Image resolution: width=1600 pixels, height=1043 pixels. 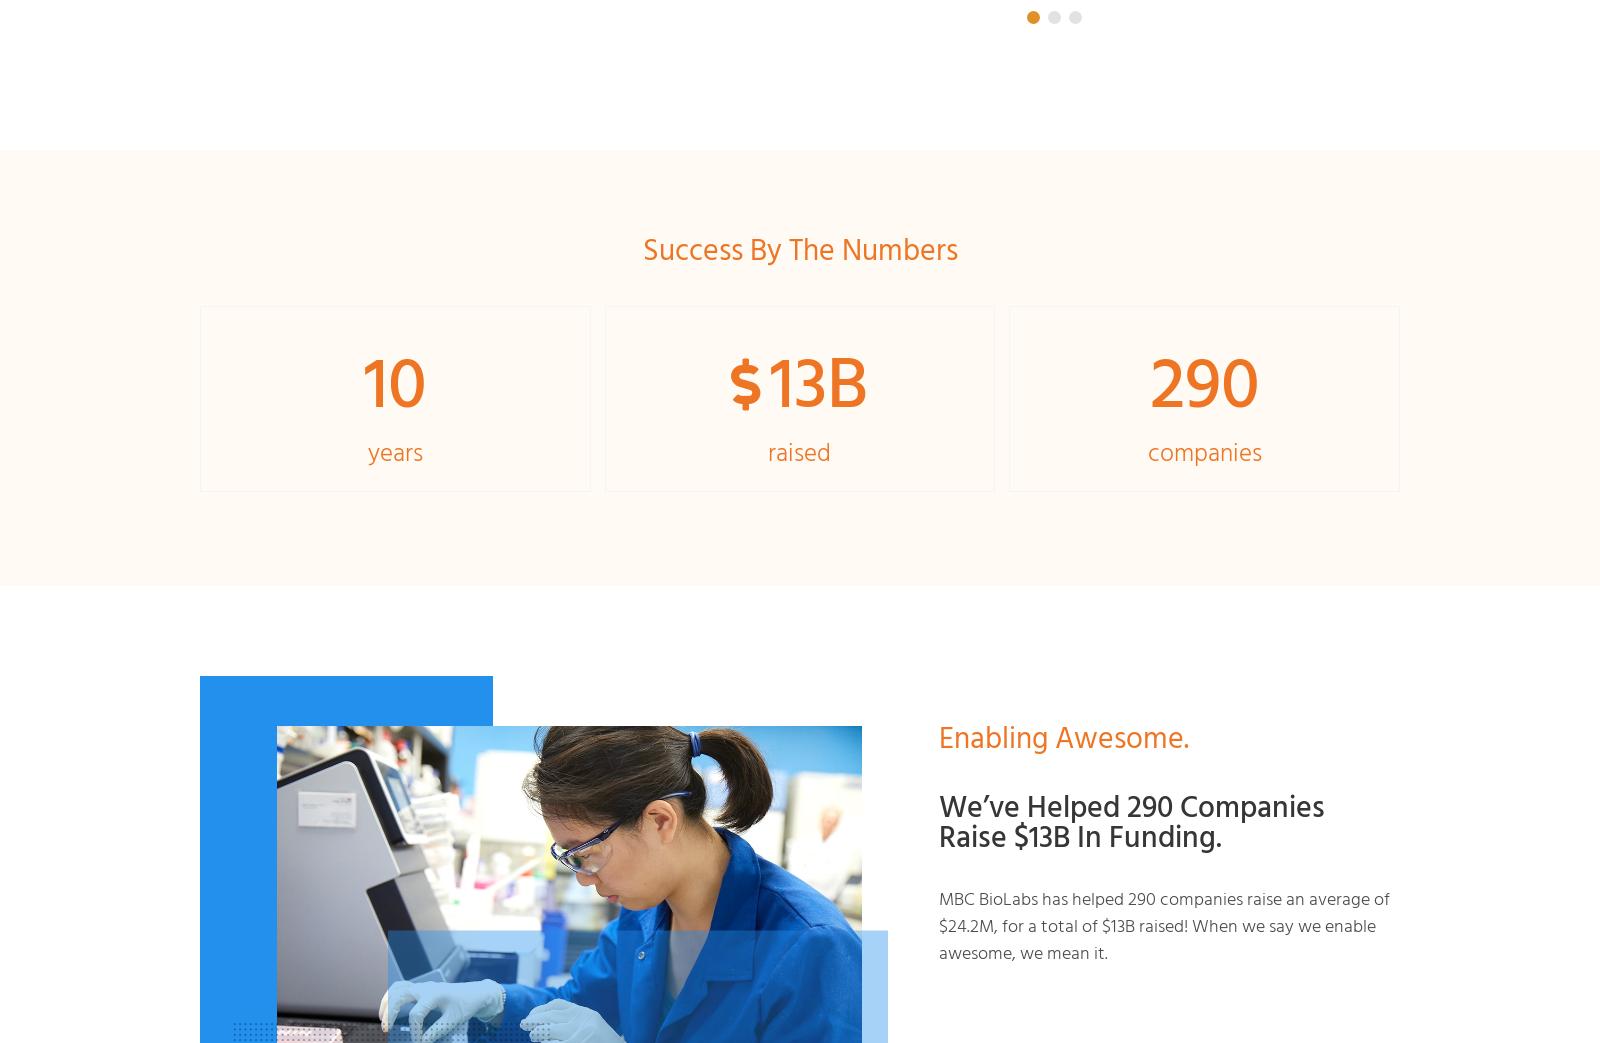 I want to click on '10', so click(x=394, y=379).